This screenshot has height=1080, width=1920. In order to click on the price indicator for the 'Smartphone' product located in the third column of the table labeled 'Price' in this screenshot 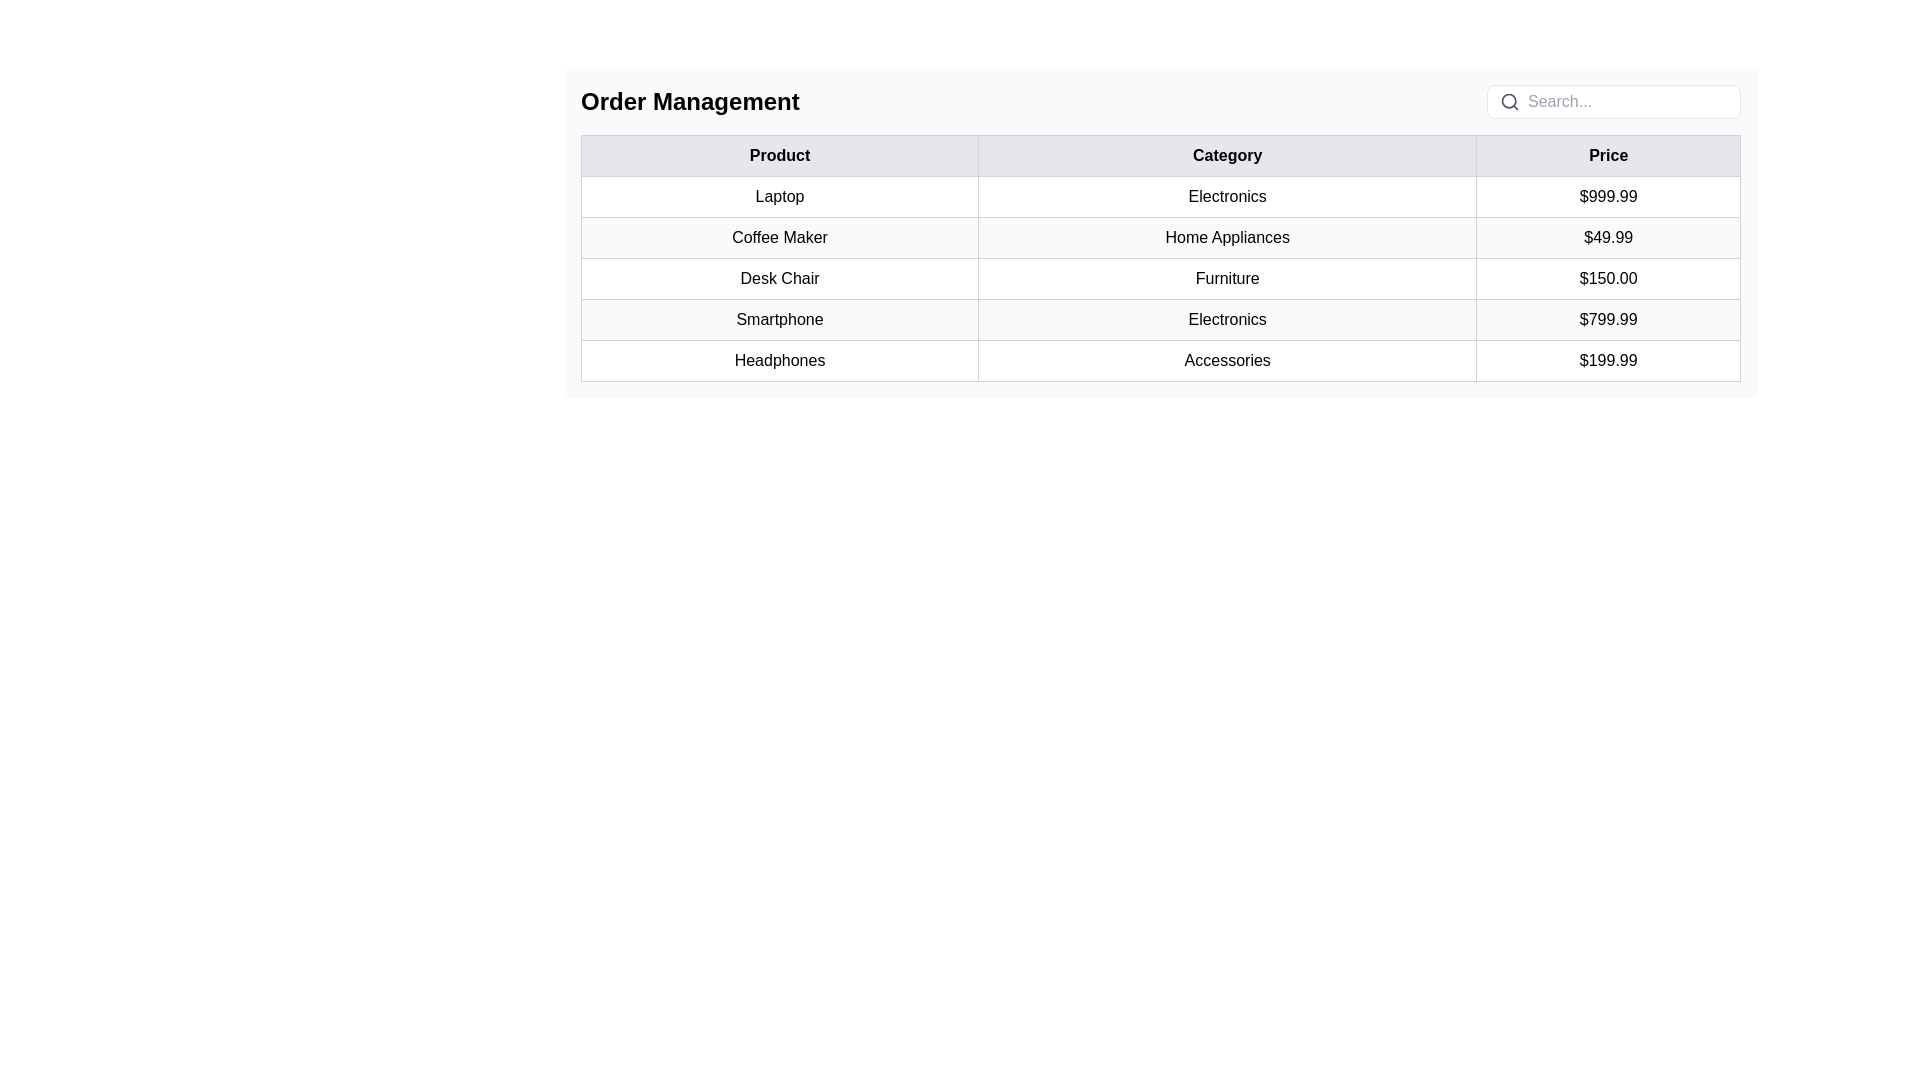, I will do `click(1608, 319)`.